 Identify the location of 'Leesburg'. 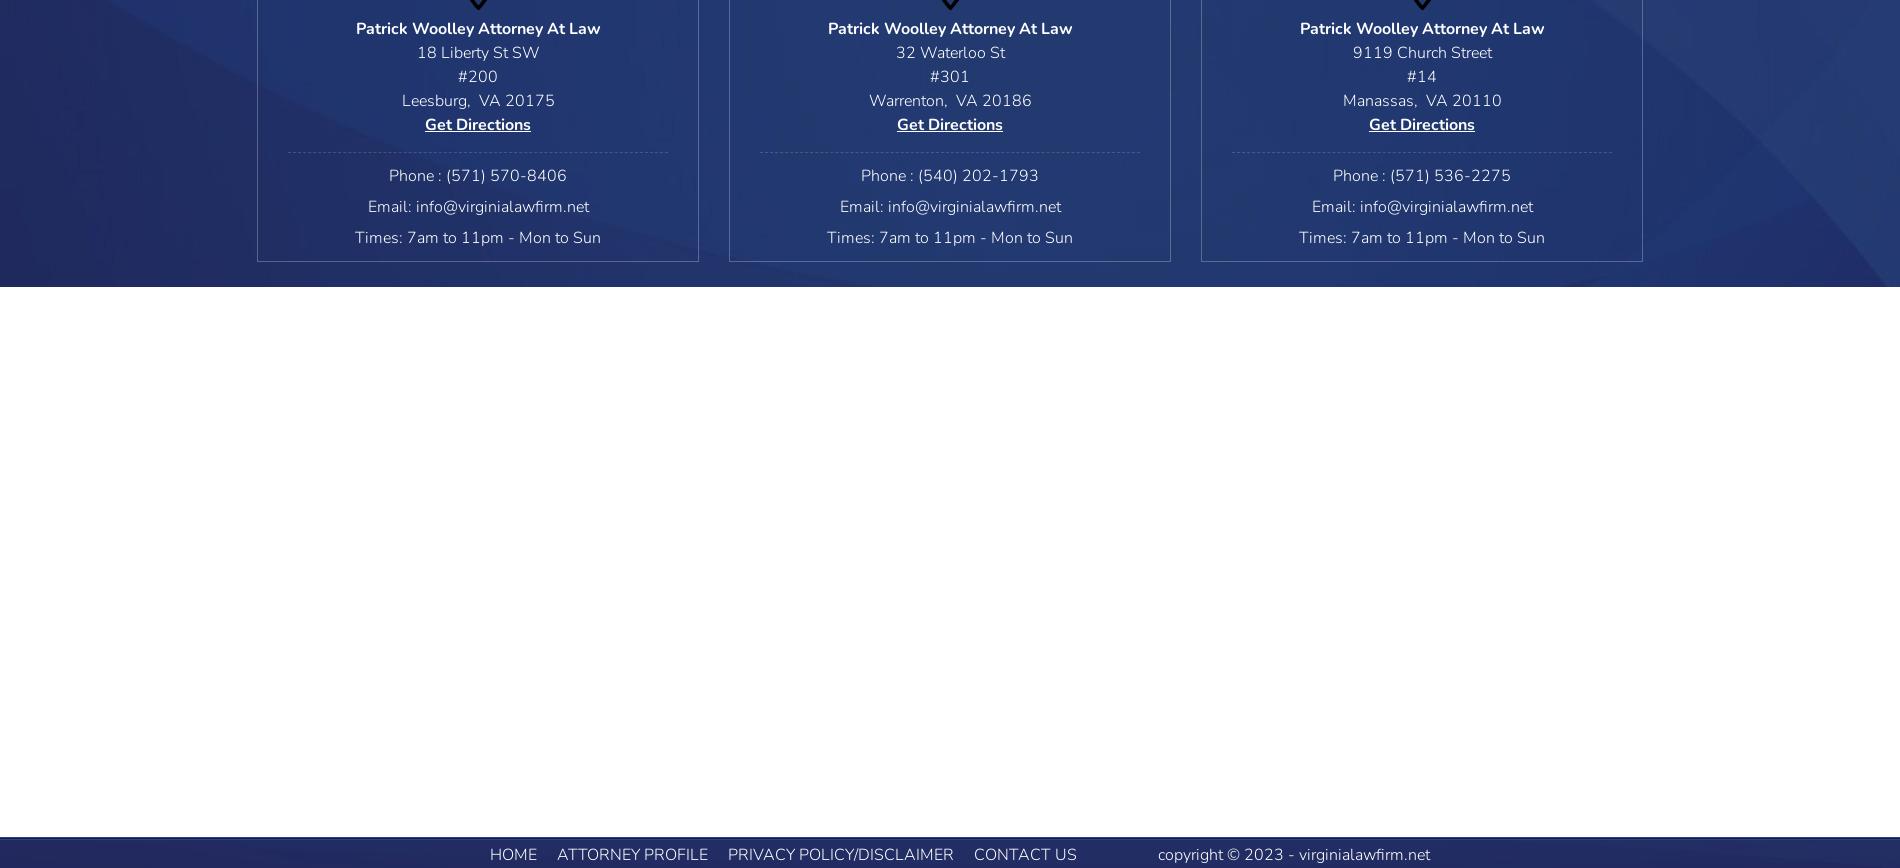
(432, 101).